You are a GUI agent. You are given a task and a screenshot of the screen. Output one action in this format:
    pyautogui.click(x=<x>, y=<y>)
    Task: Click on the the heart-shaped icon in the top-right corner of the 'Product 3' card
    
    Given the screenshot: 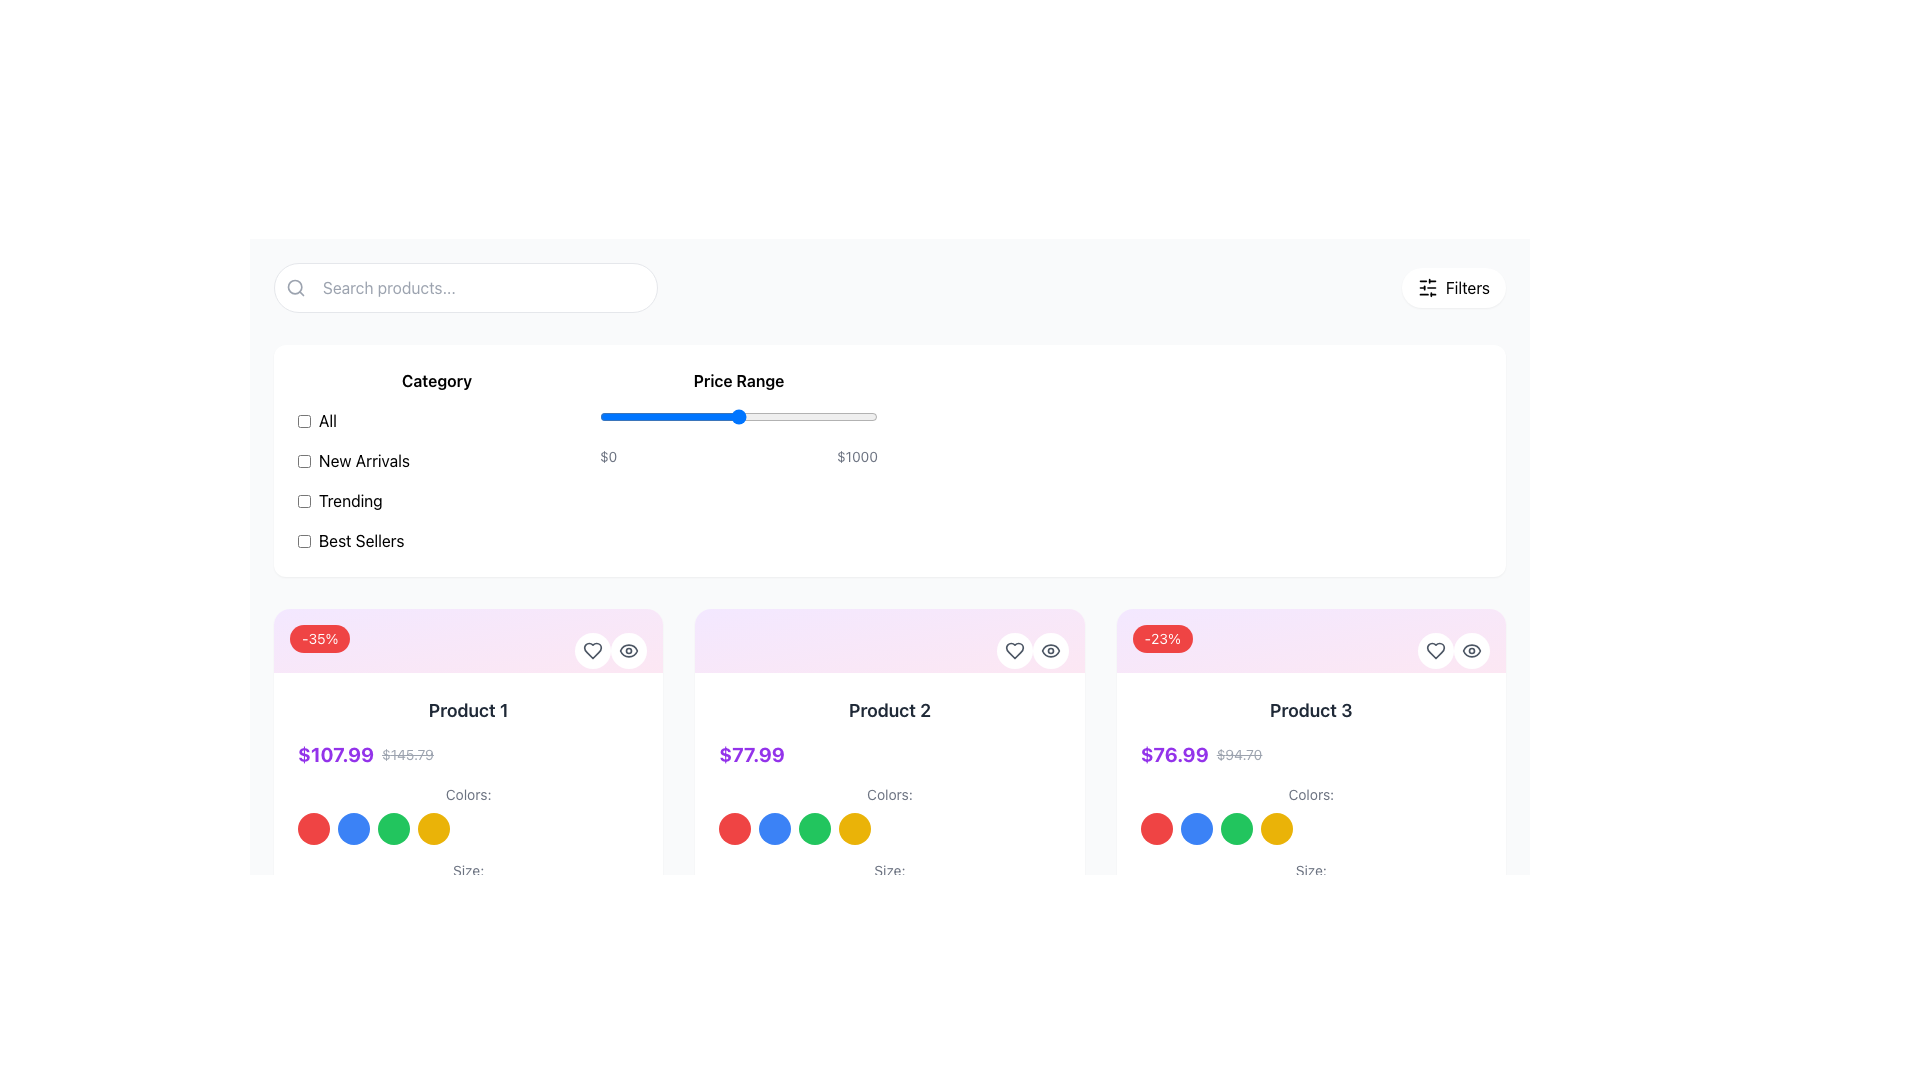 What is the action you would take?
    pyautogui.click(x=1434, y=651)
    